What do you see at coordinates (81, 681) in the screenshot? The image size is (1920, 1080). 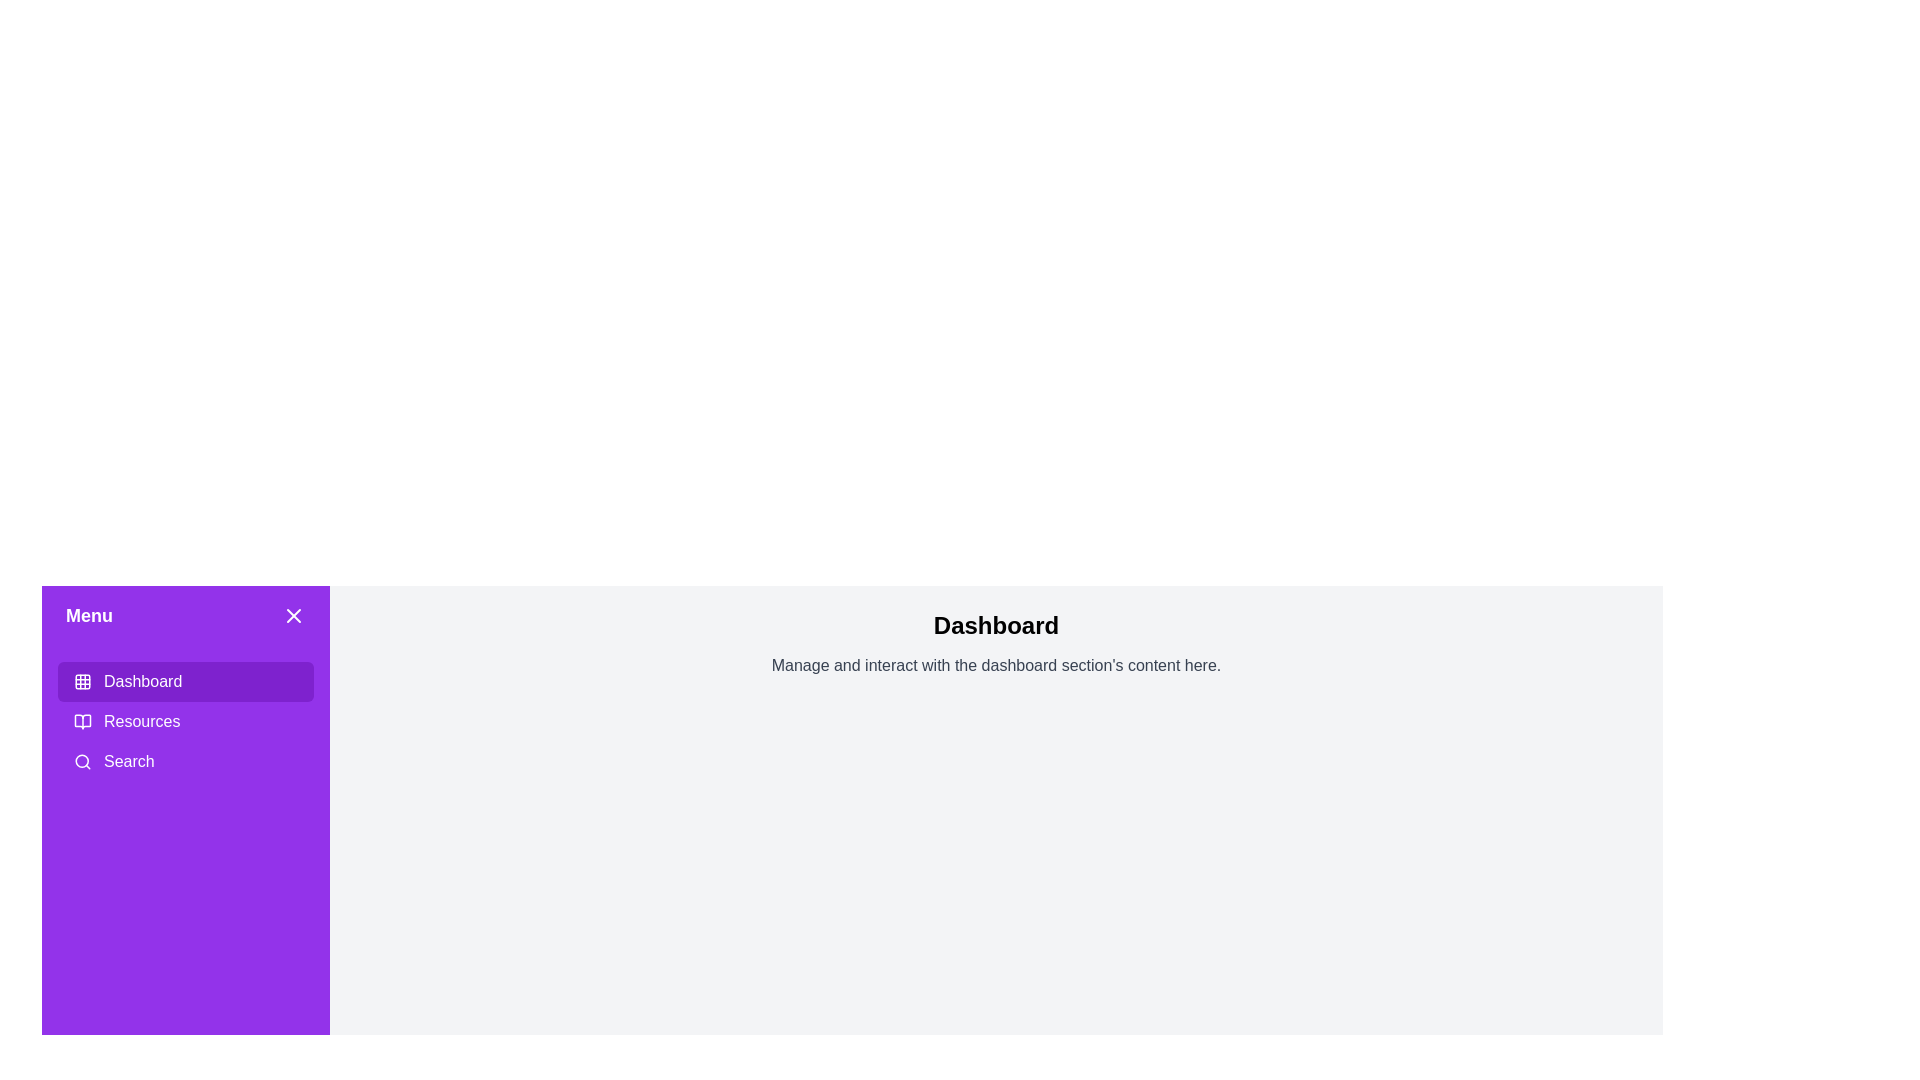 I see `the decorative visual element that represents the top-left corner square of the 3x3 grid icon in the sidebar menu, positioned left of the 'Dashboard' text` at bounding box center [81, 681].